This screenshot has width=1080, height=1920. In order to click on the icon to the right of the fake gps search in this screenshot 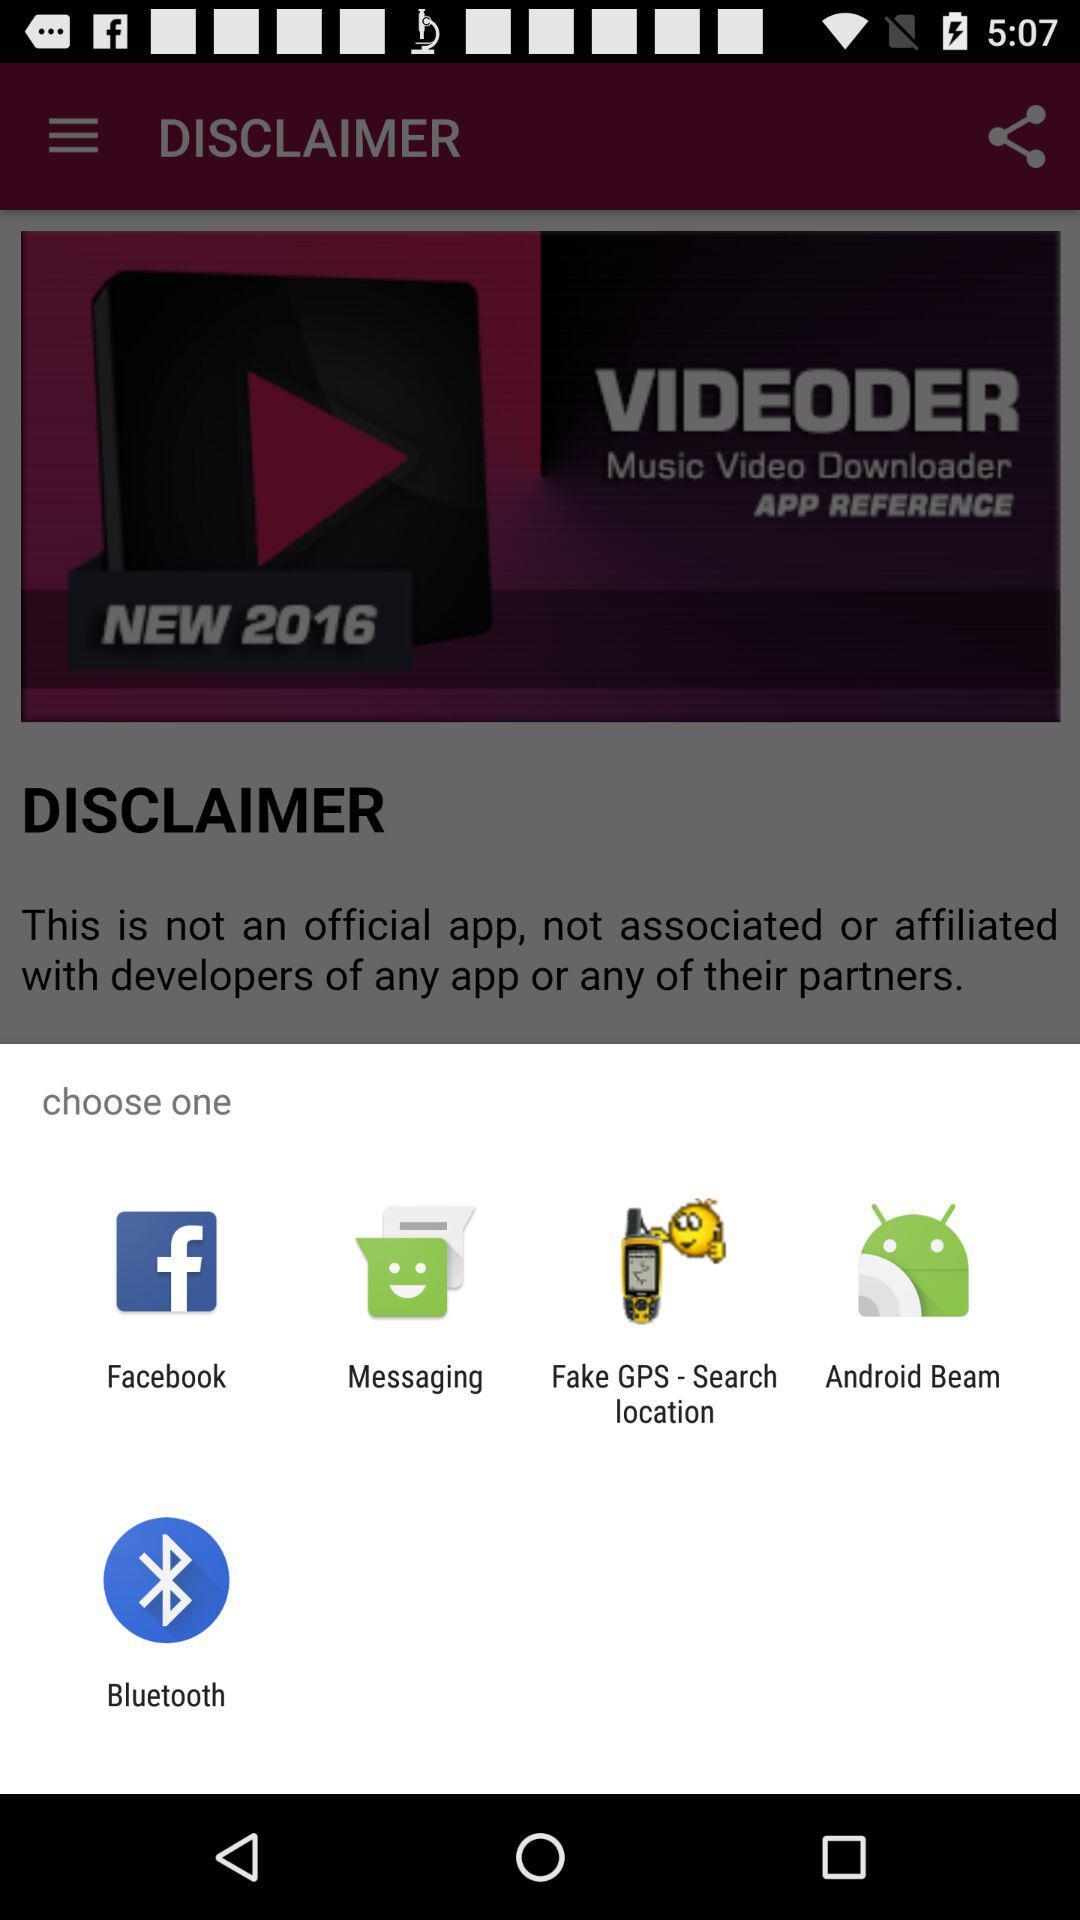, I will do `click(913, 1392)`.